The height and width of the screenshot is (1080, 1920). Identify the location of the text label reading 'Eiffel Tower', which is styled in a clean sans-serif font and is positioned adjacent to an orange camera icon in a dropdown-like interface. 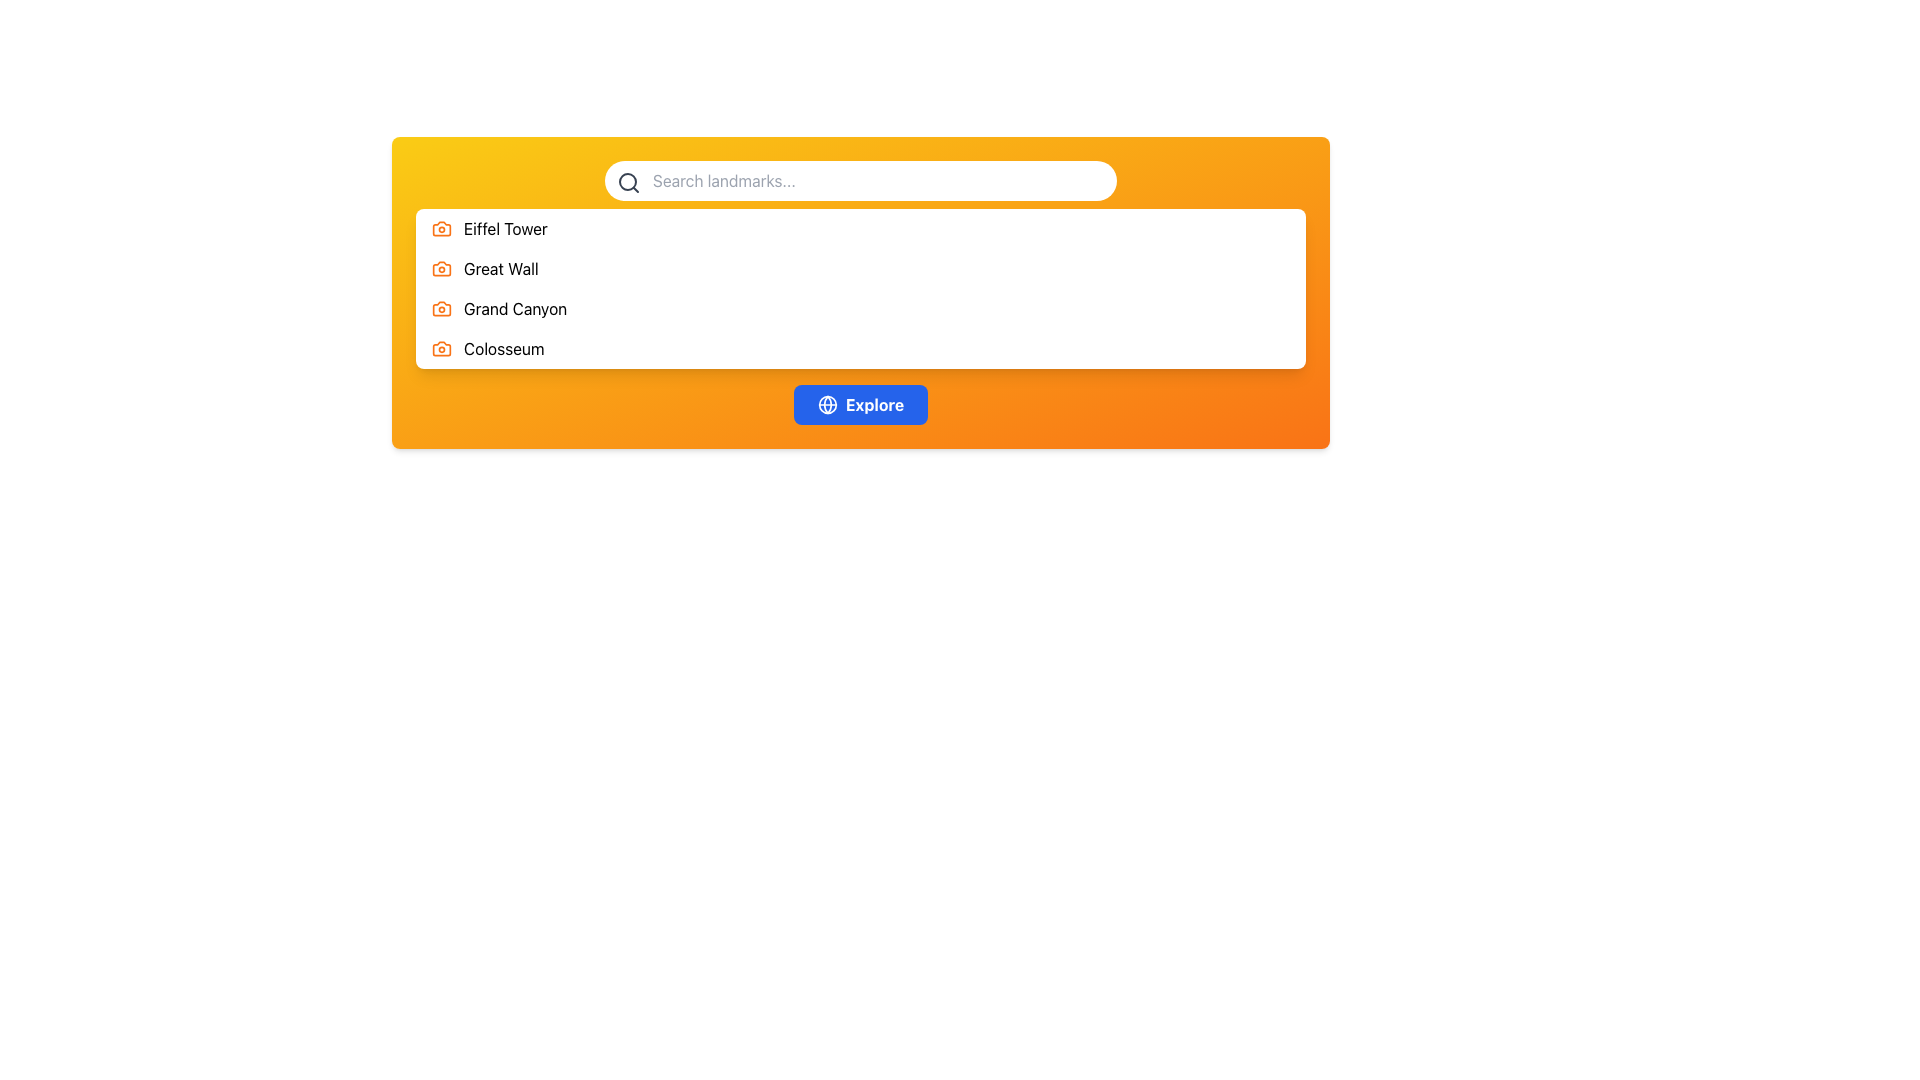
(505, 227).